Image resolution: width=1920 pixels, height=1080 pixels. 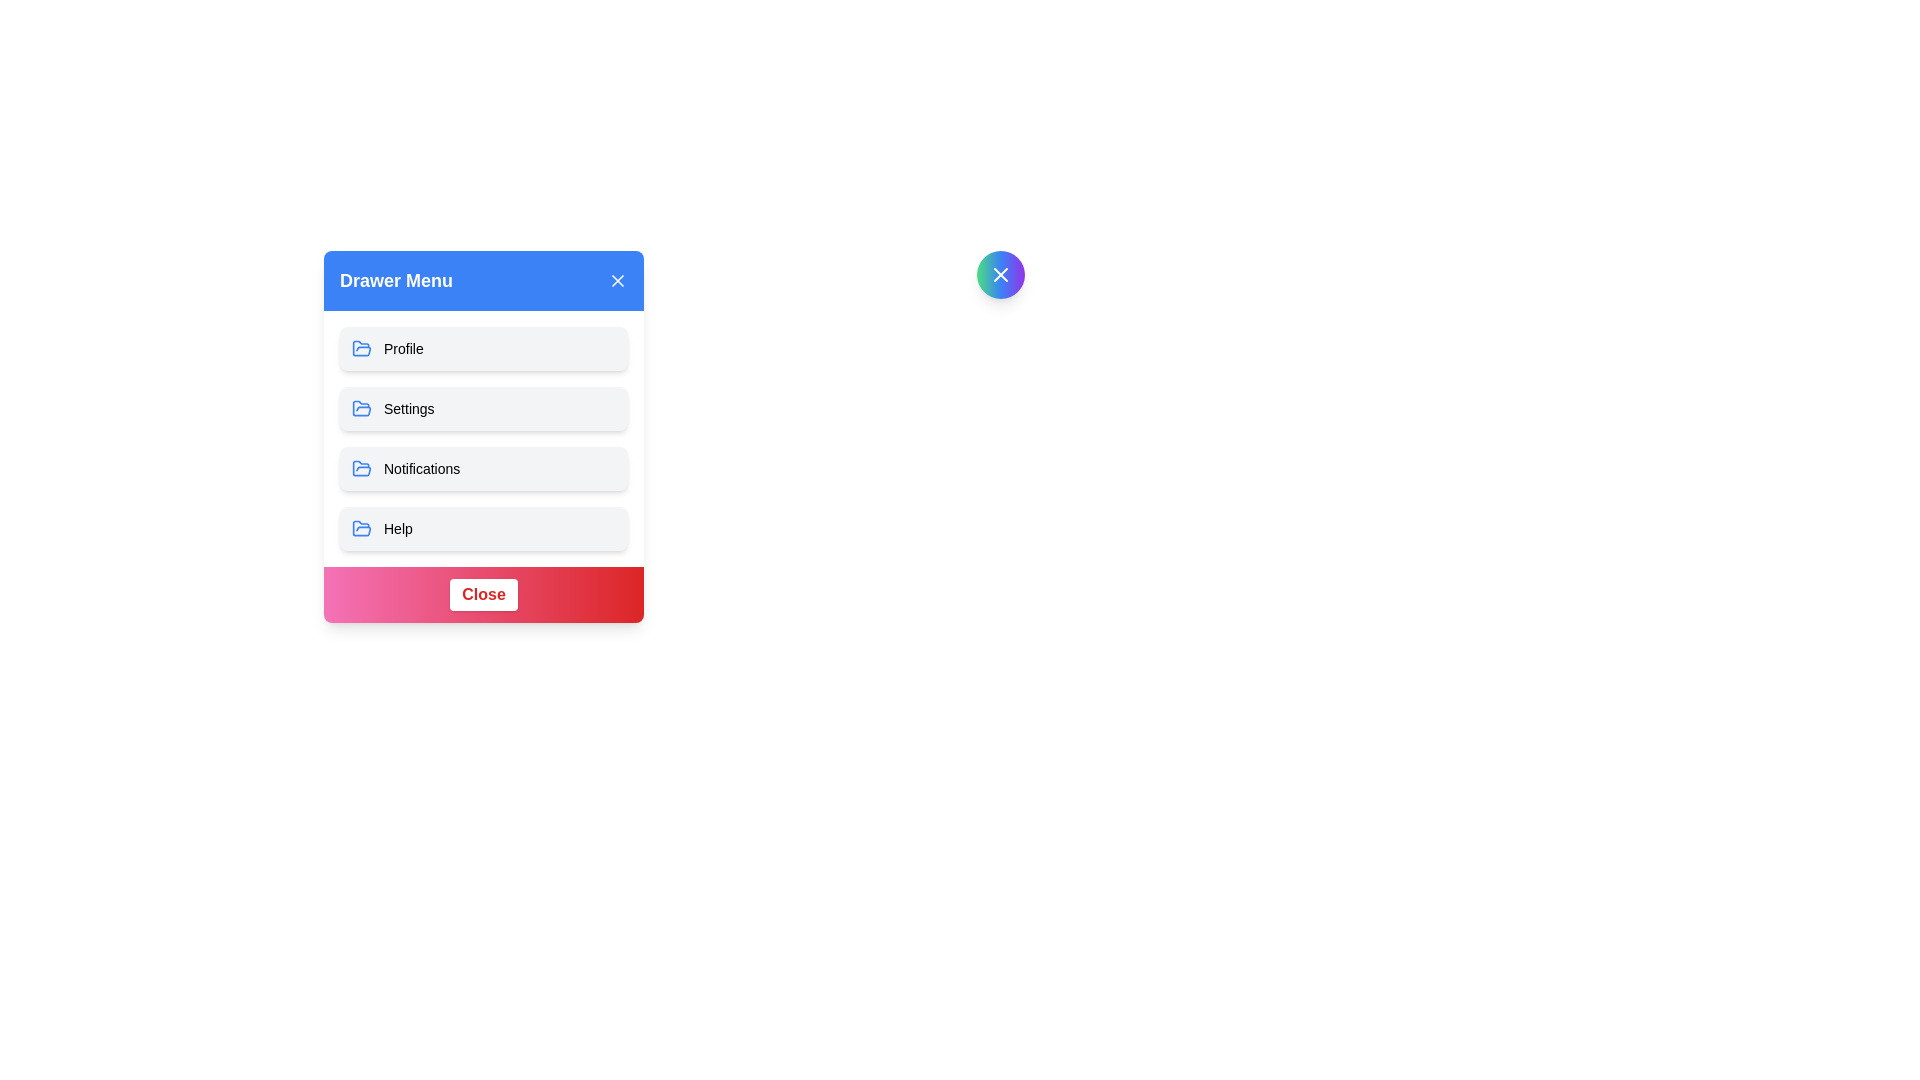 What do you see at coordinates (484, 527) in the screenshot?
I see `the help button located in the vertically-aligned drawer menu, positioned below the 'Notifications' menu item and above the 'Close' button` at bounding box center [484, 527].